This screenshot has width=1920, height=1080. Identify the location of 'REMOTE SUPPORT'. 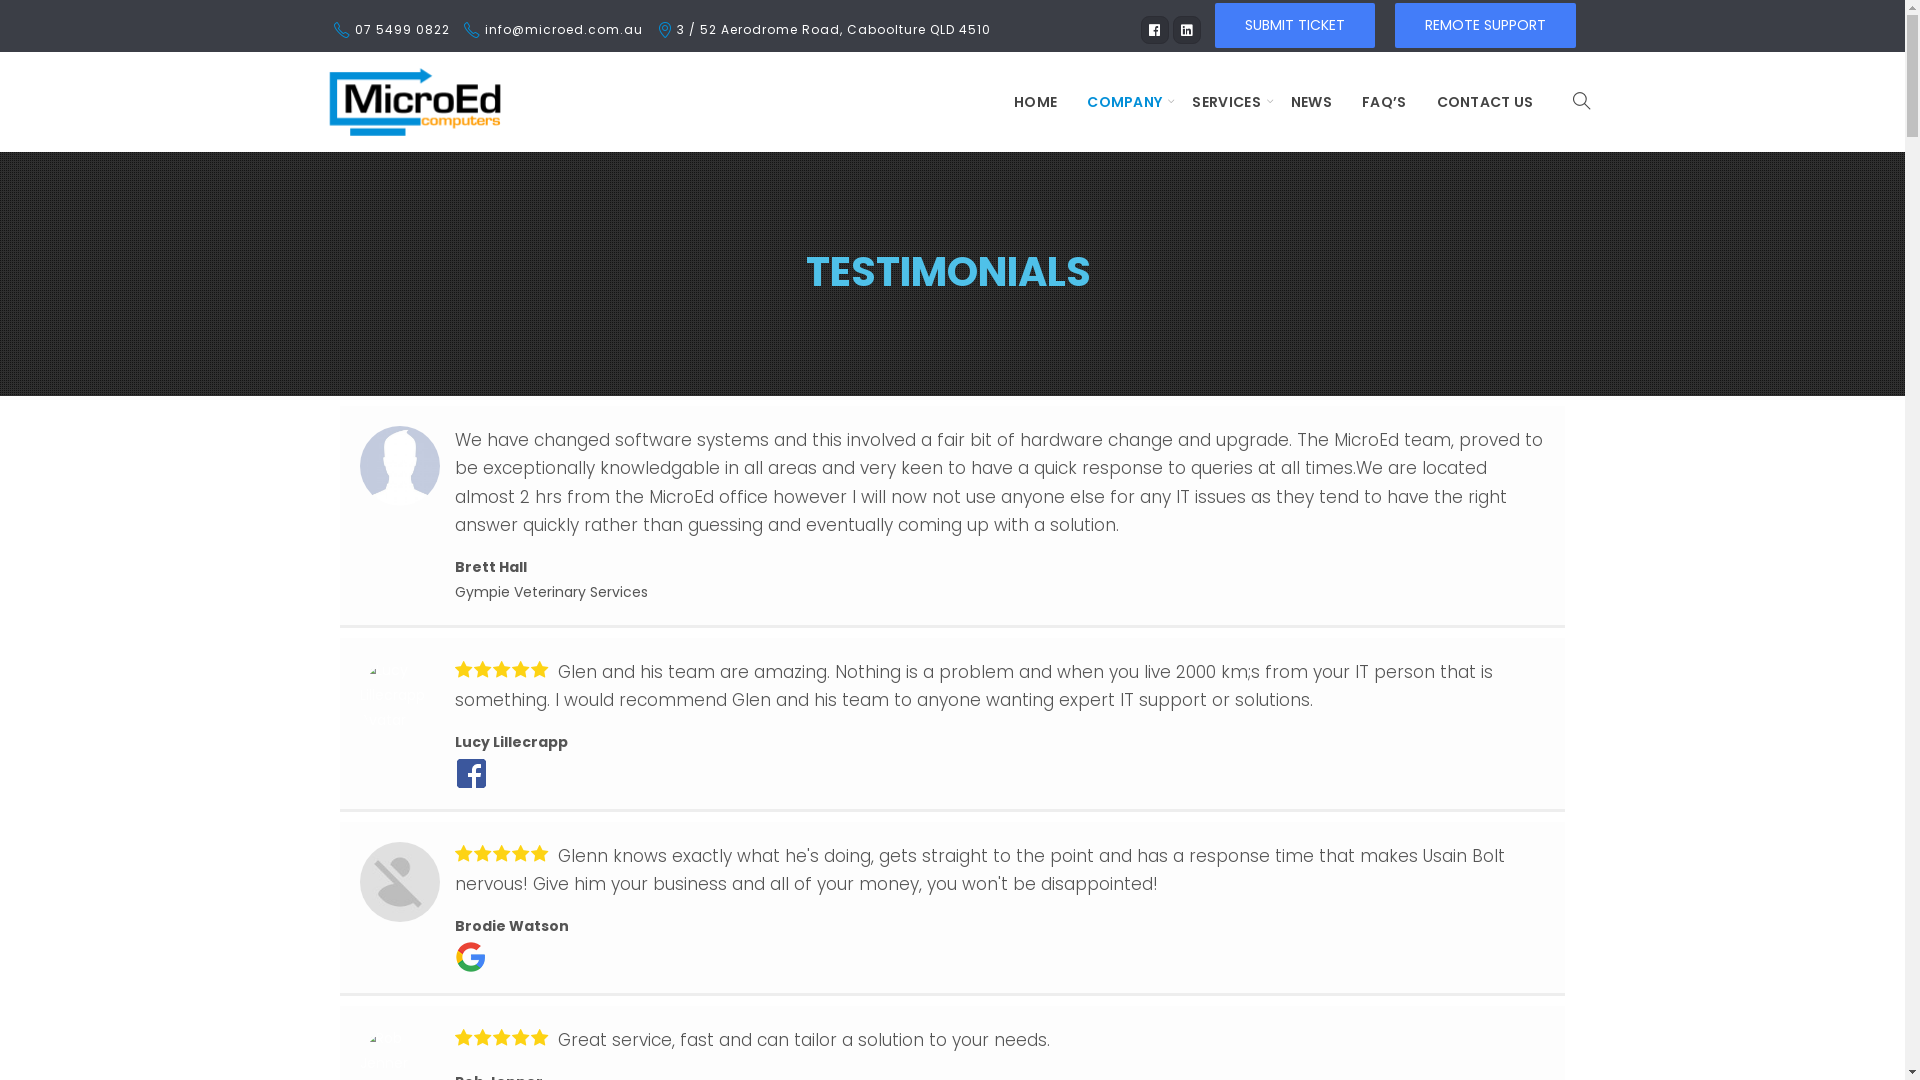
(1392, 24).